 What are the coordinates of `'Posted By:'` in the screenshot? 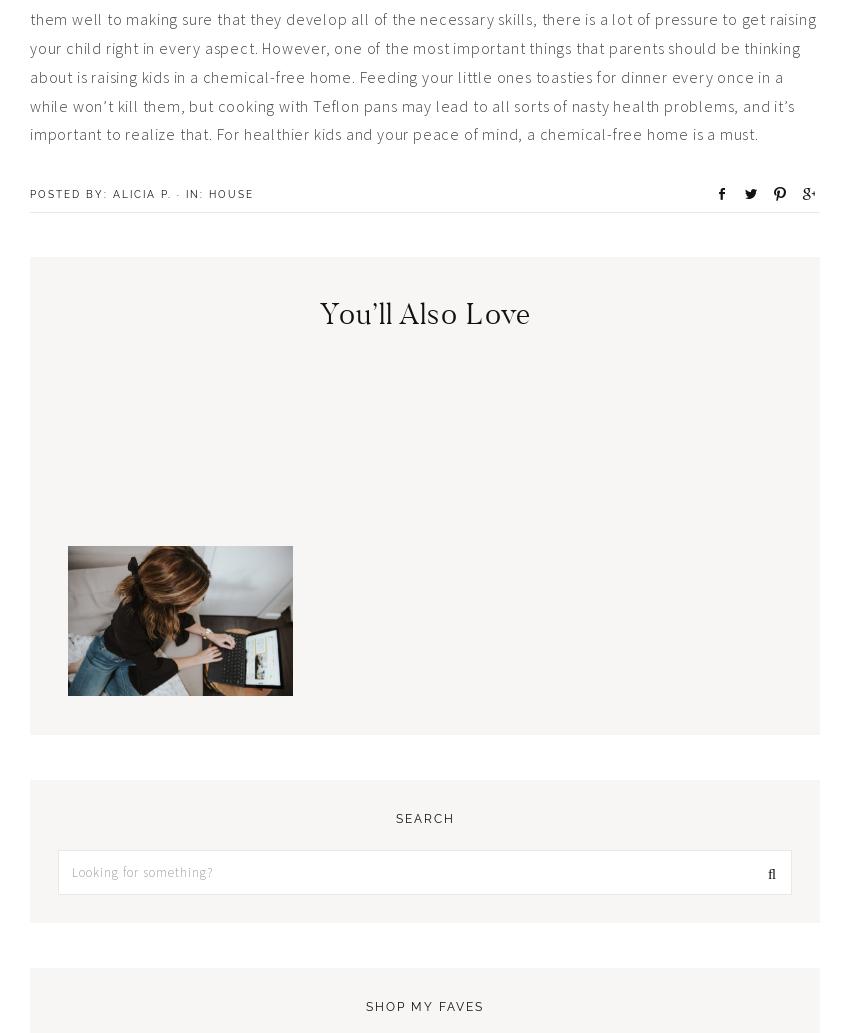 It's located at (71, 193).